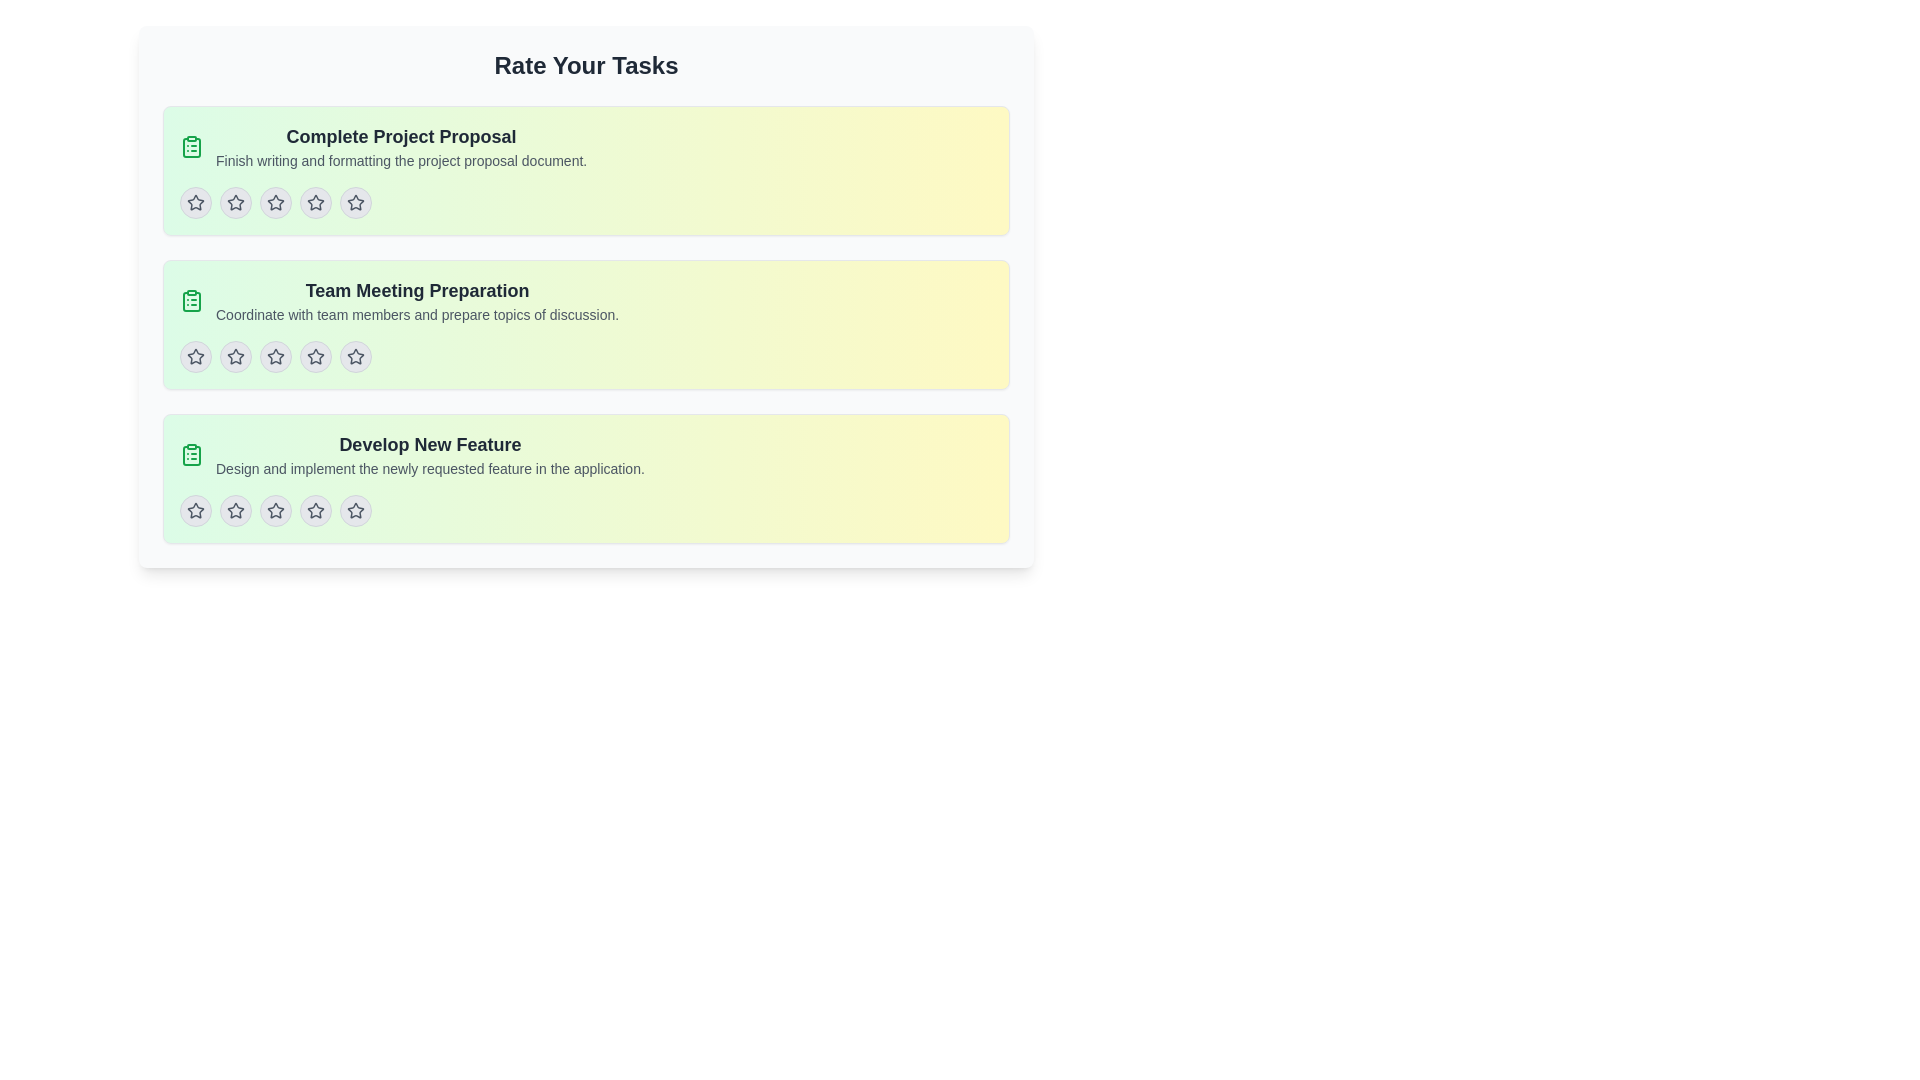 The width and height of the screenshot is (1920, 1080). Describe the element at coordinates (355, 509) in the screenshot. I see `the fifth hollow star icon to rate it in the 'Develop New Feature' task section at the bottom of the page` at that location.